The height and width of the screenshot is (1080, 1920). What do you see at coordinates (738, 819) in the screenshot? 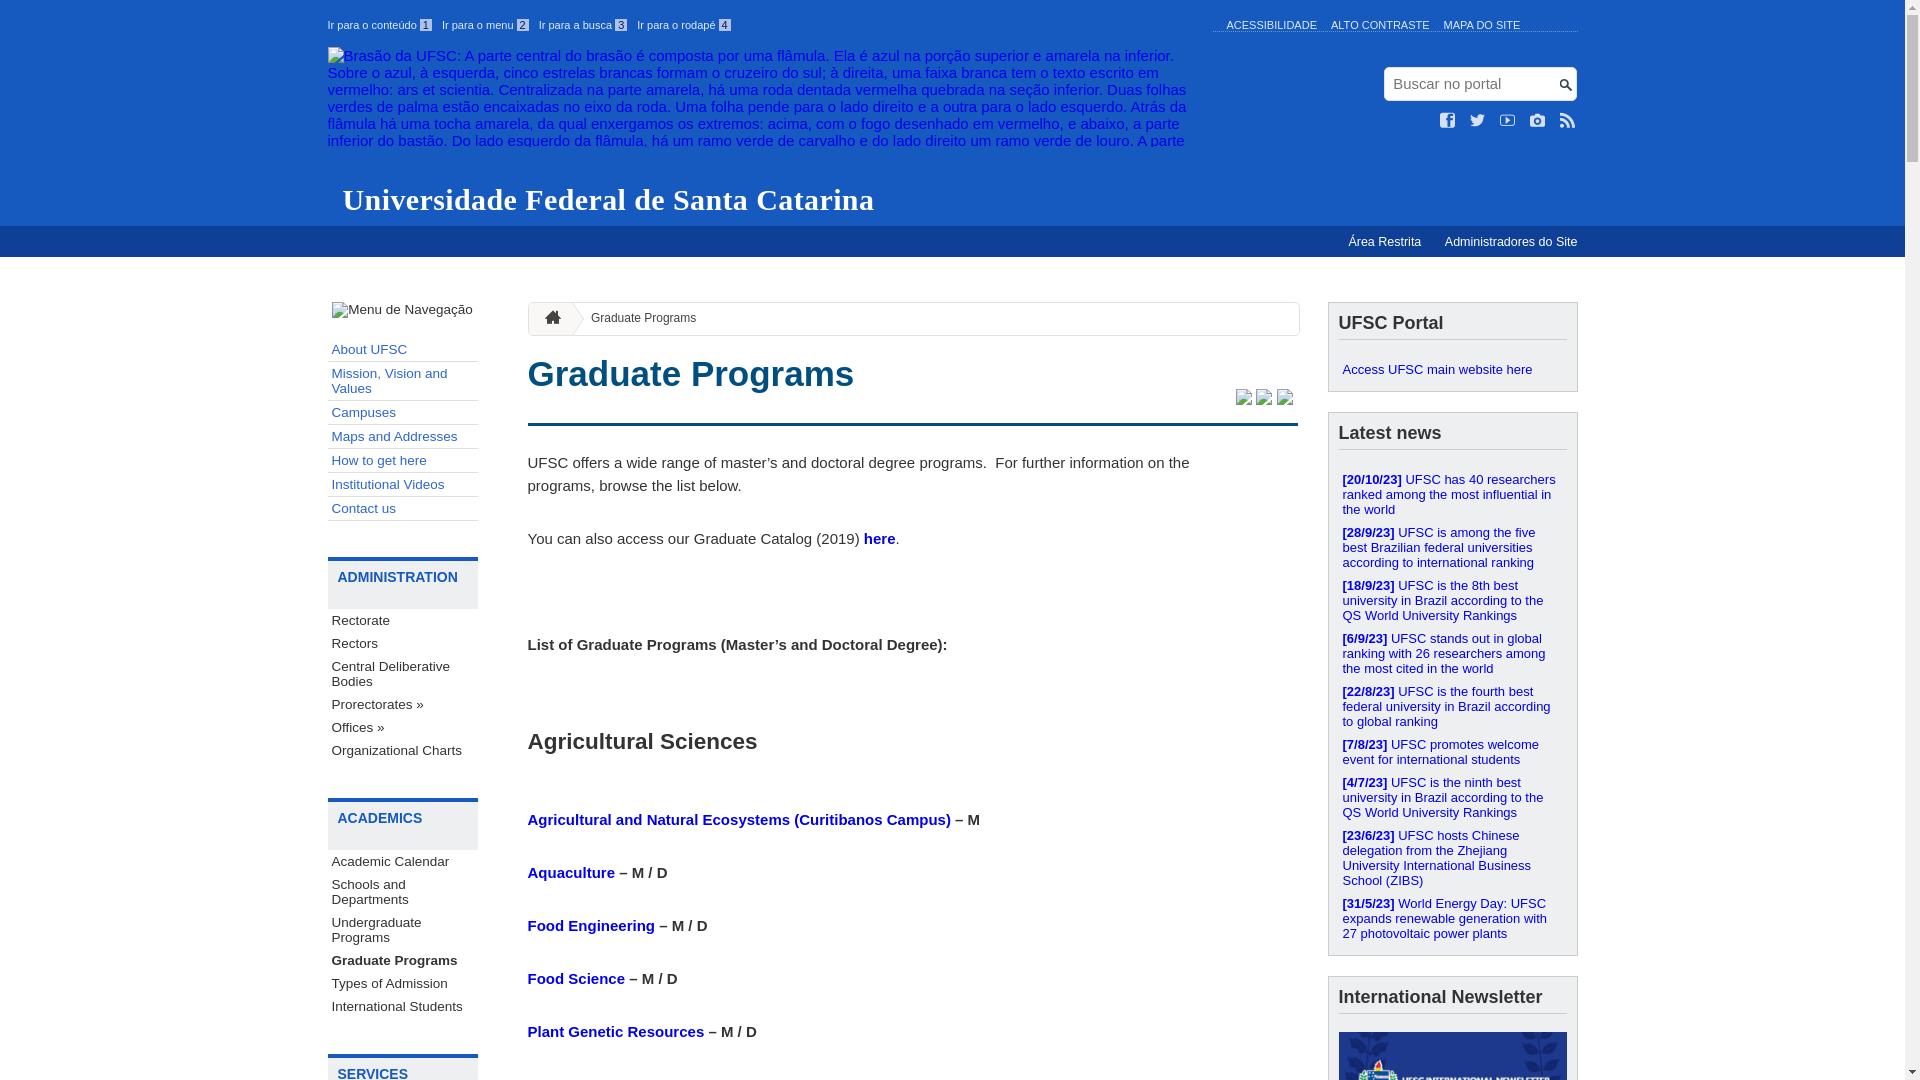
I see `'Agricultural and Natural Ecosystems (Curitibanos Campus)'` at bounding box center [738, 819].